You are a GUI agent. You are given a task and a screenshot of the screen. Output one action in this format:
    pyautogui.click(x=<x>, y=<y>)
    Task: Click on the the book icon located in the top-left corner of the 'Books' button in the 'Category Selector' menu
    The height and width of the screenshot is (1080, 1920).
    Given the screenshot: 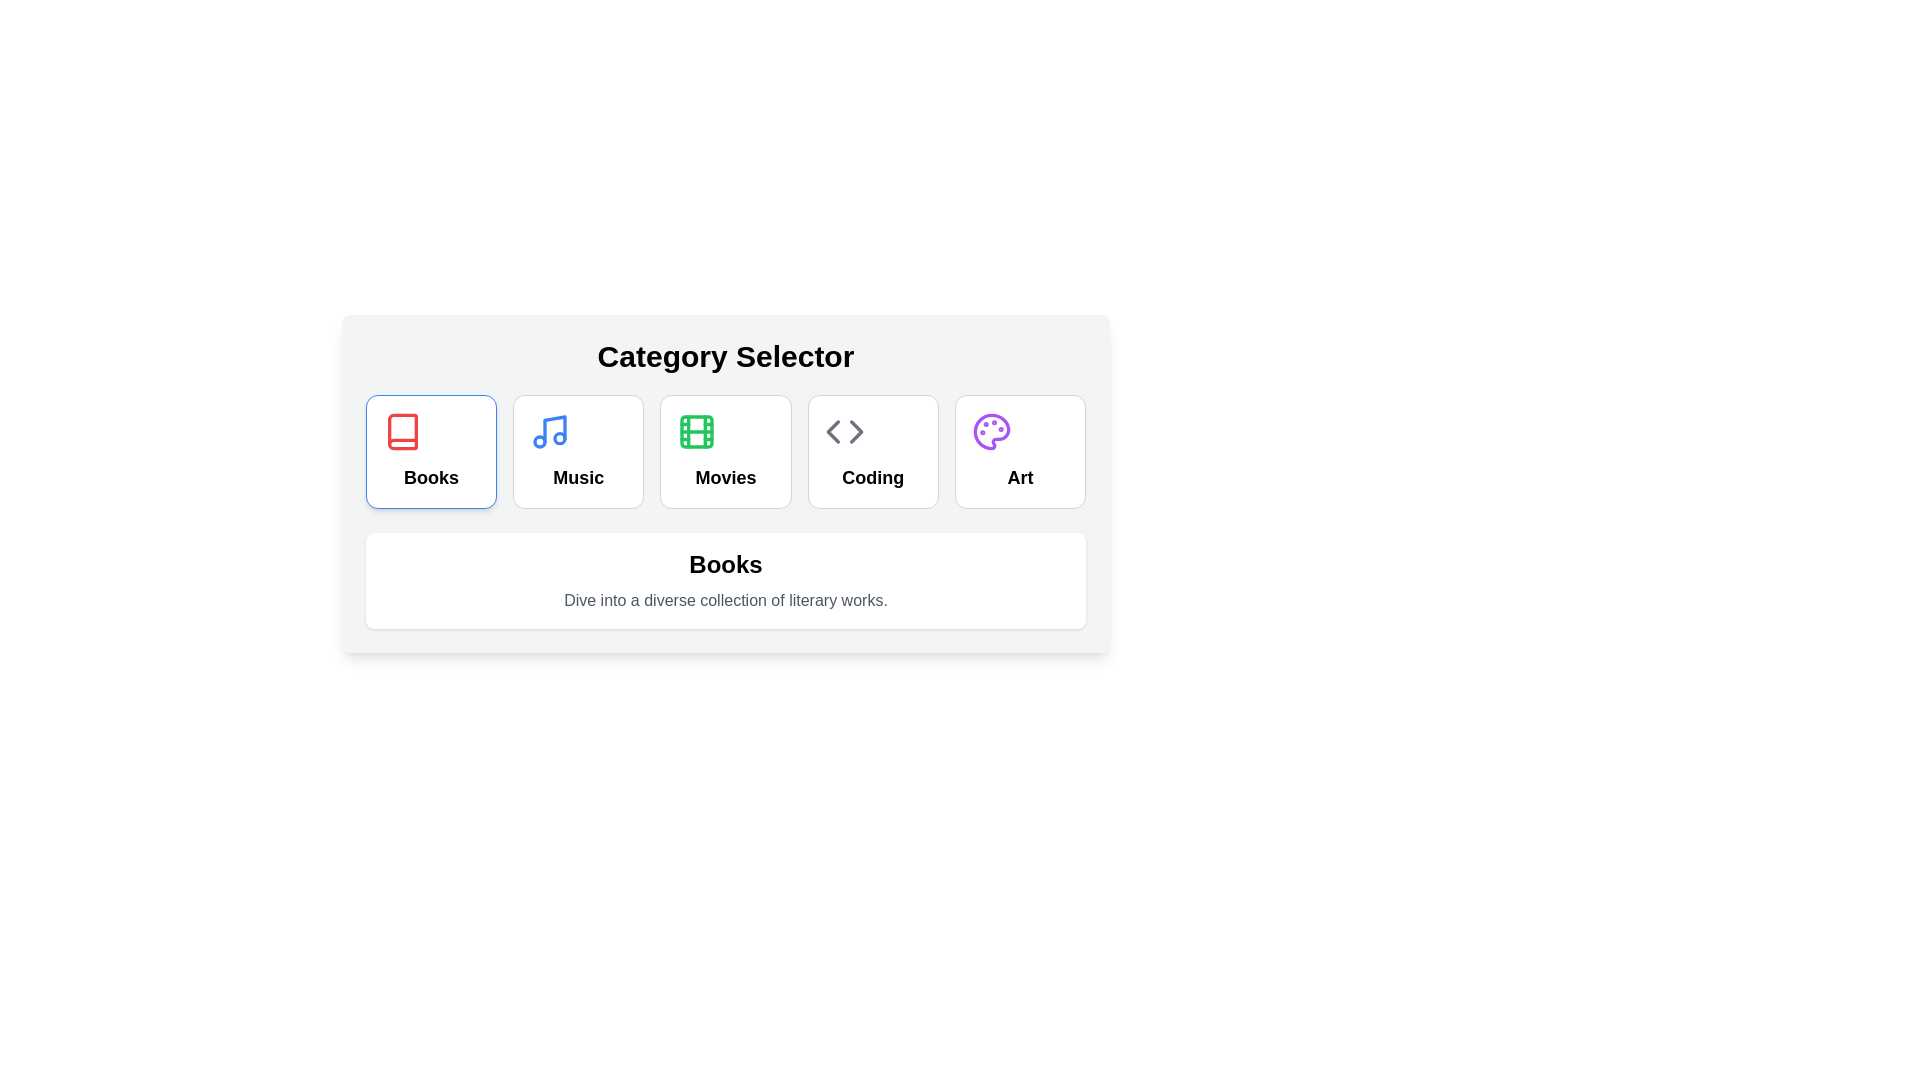 What is the action you would take?
    pyautogui.click(x=402, y=431)
    